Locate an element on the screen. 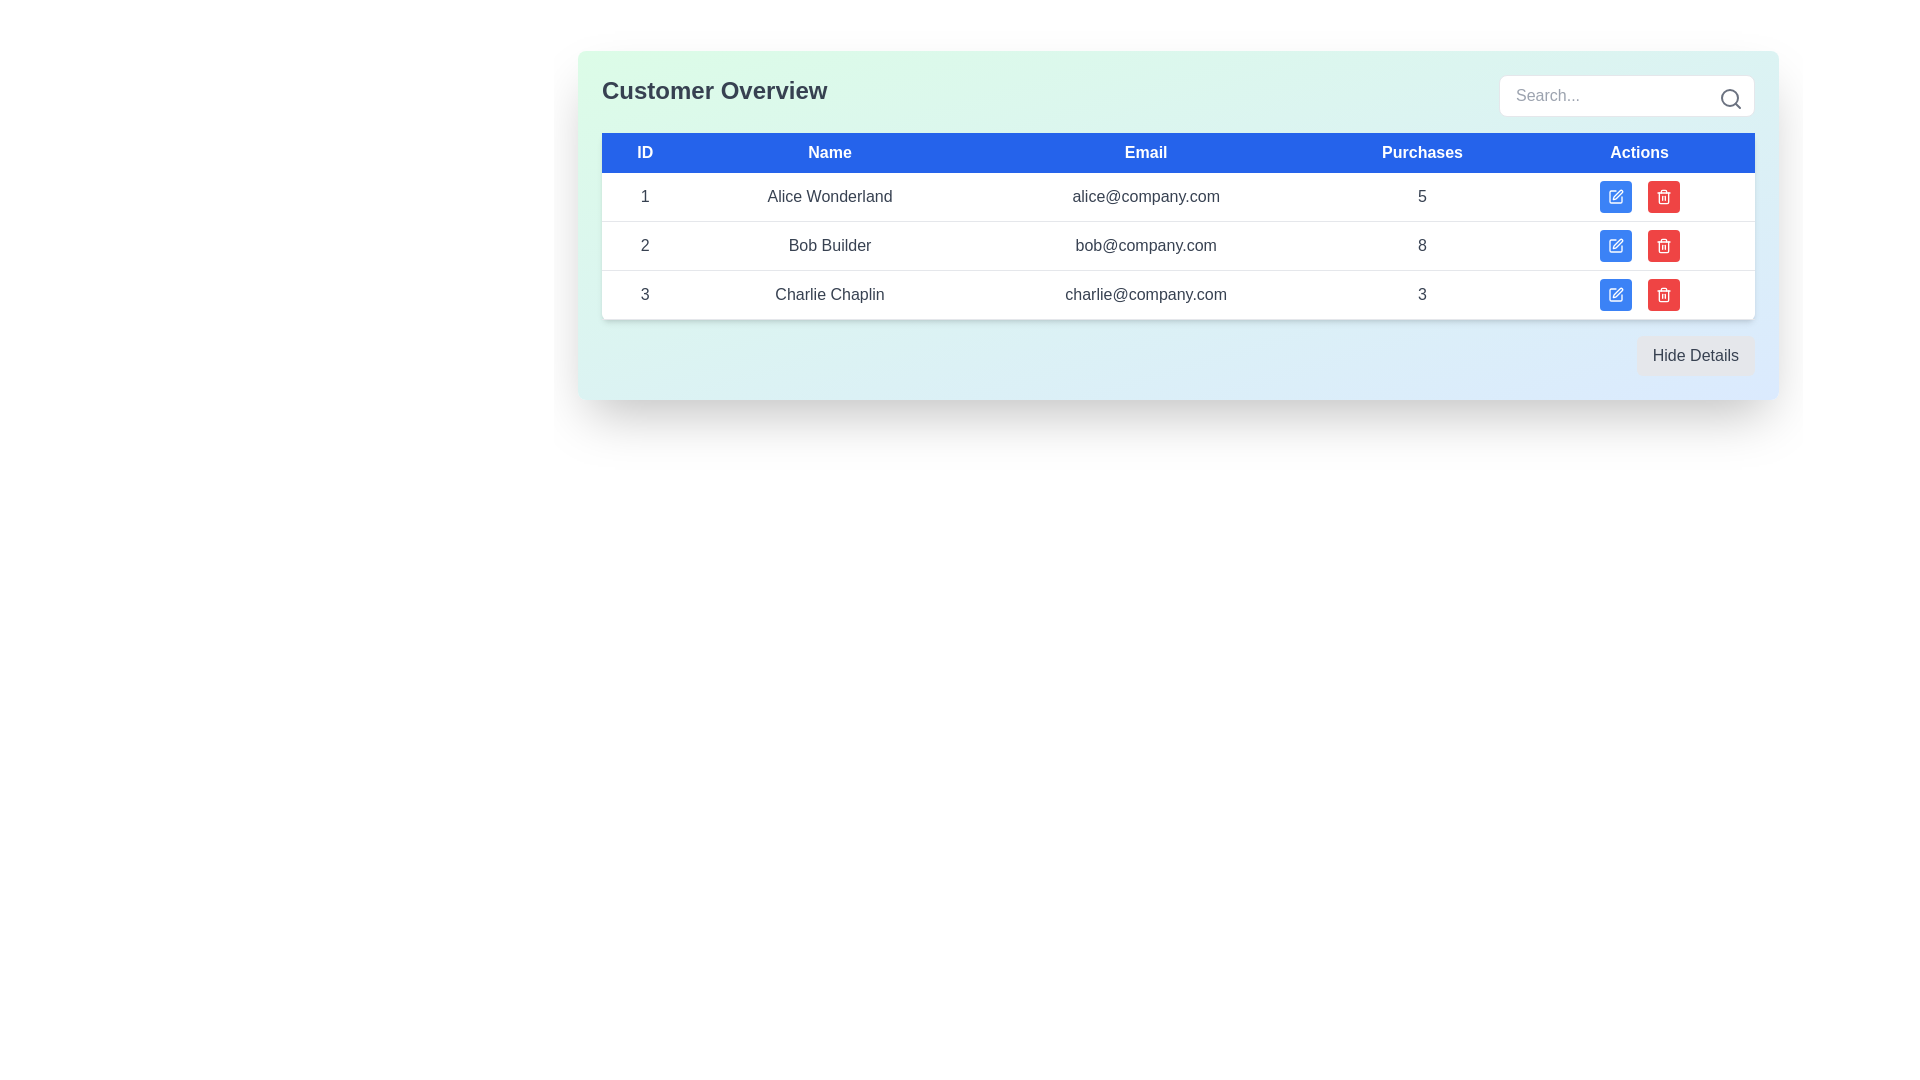 This screenshot has width=1920, height=1080. the text label displaying 'Charlie Chaplin' in the 'Customer Overview' table, which is styled with light gray text and is located in the second column of the third row is located at coordinates (830, 294).